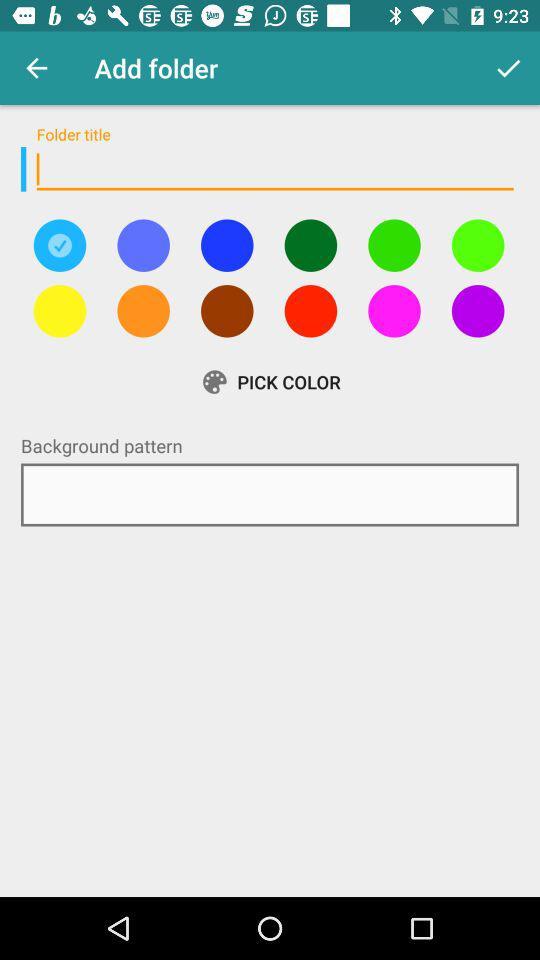 This screenshot has height=960, width=540. I want to click on pick green color, so click(310, 244).